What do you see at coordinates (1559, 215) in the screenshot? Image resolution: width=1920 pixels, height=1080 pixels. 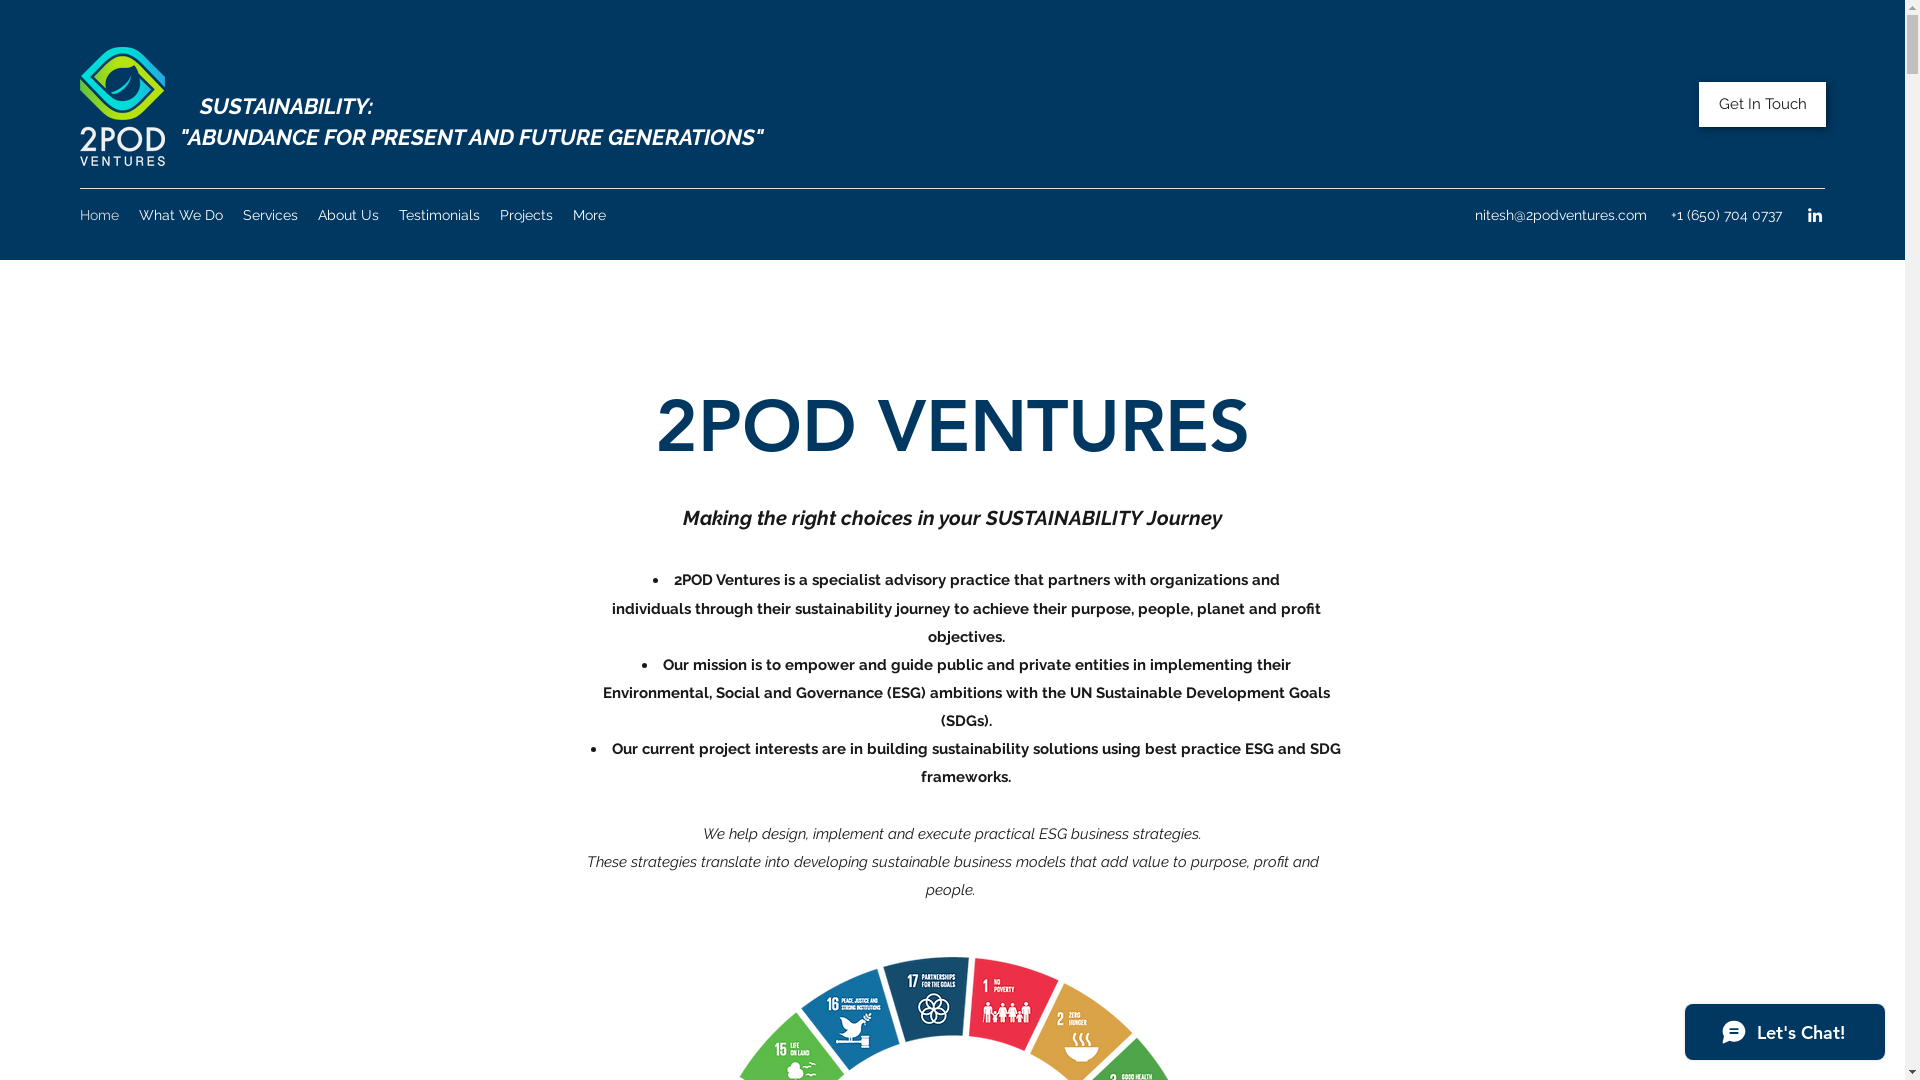 I see `'nitesh@2podventures.com'` at bounding box center [1559, 215].